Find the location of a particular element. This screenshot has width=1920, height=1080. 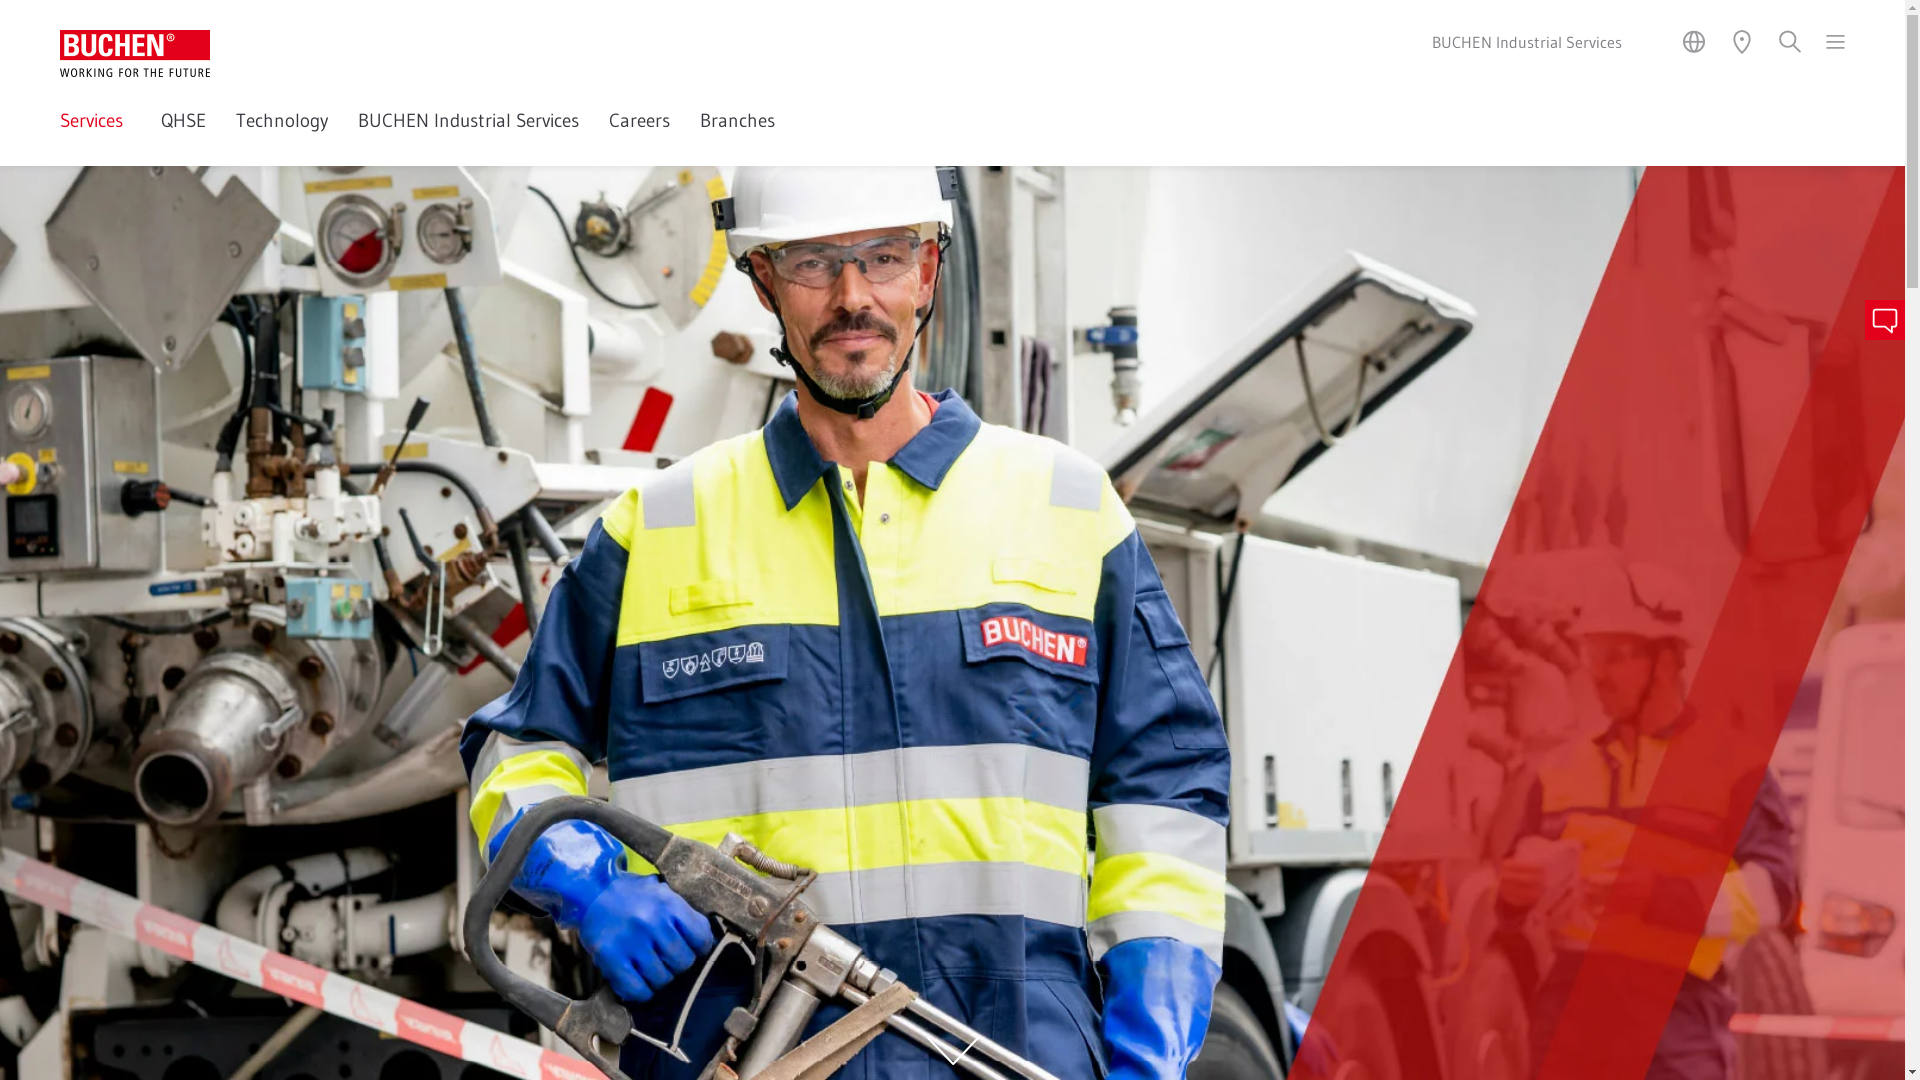

'QHSE' is located at coordinates (183, 135).